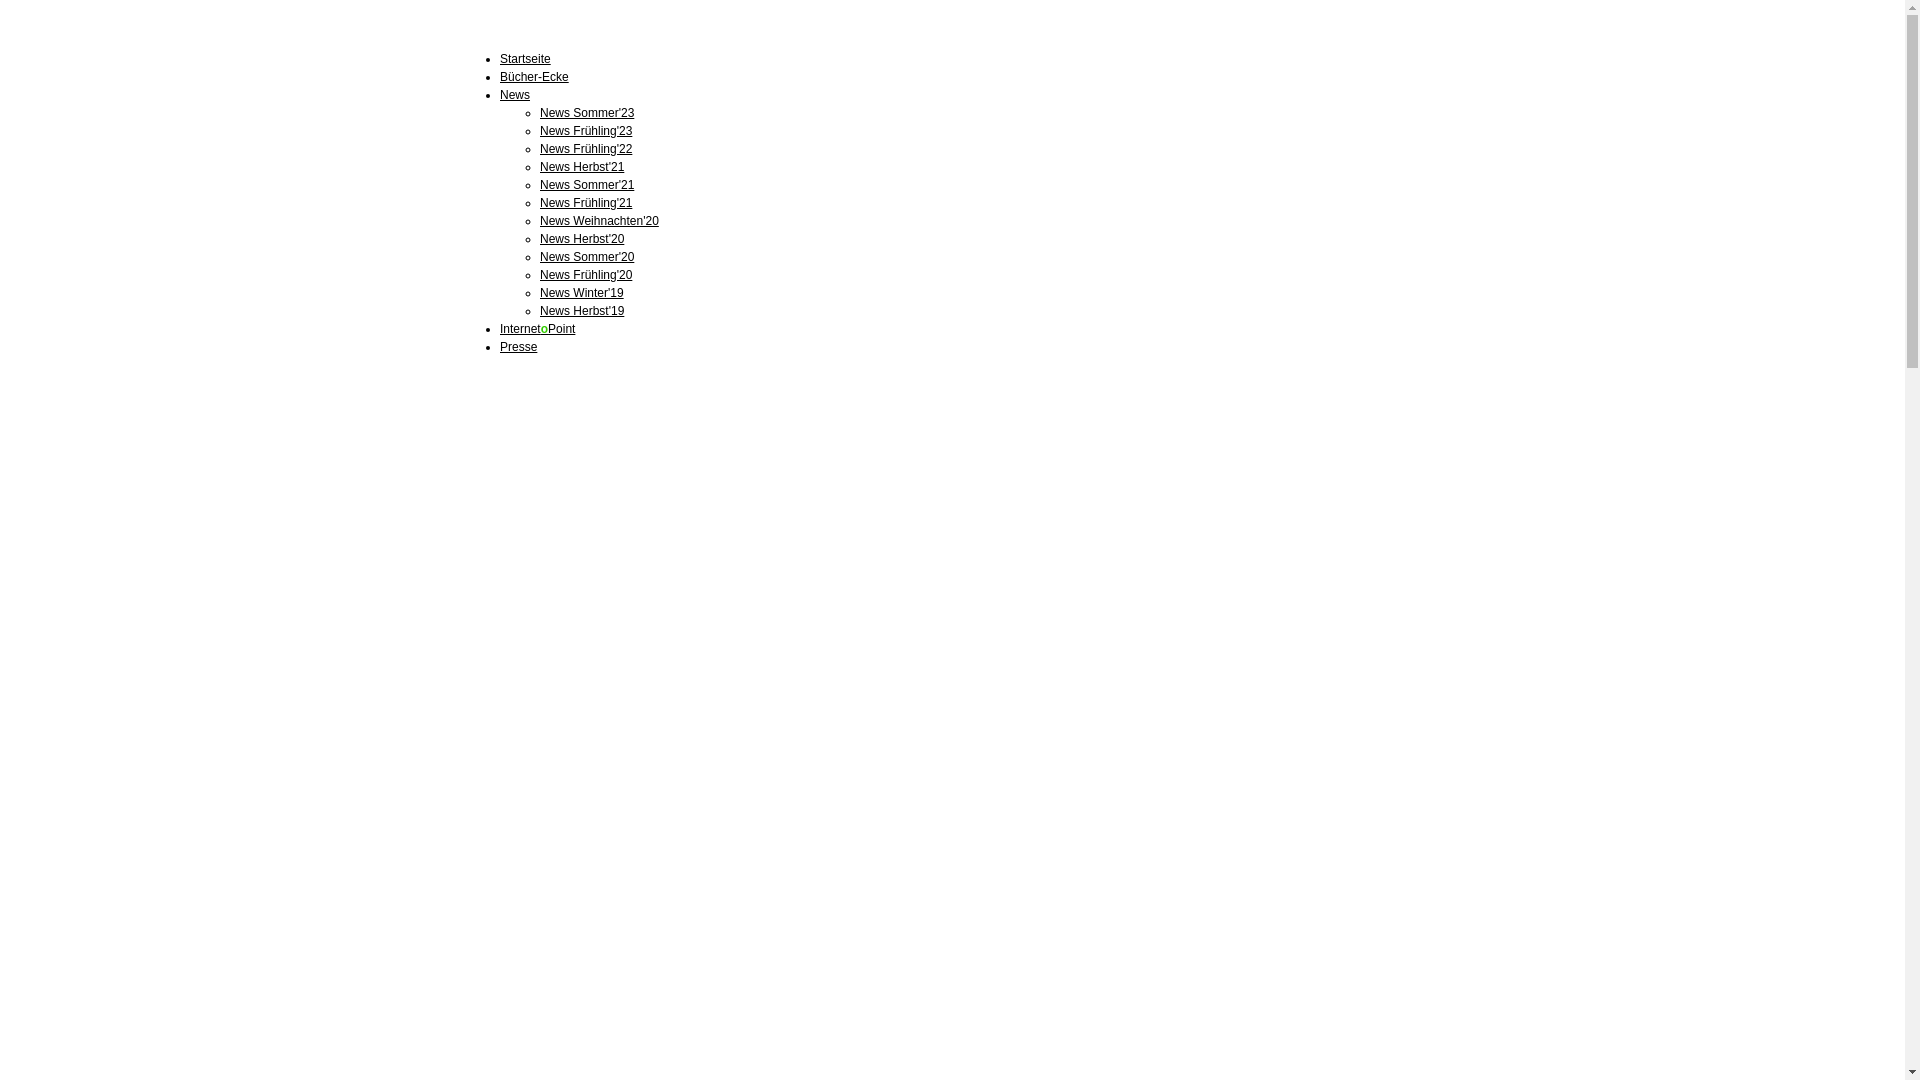  What do you see at coordinates (518, 346) in the screenshot?
I see `'Presse'` at bounding box center [518, 346].